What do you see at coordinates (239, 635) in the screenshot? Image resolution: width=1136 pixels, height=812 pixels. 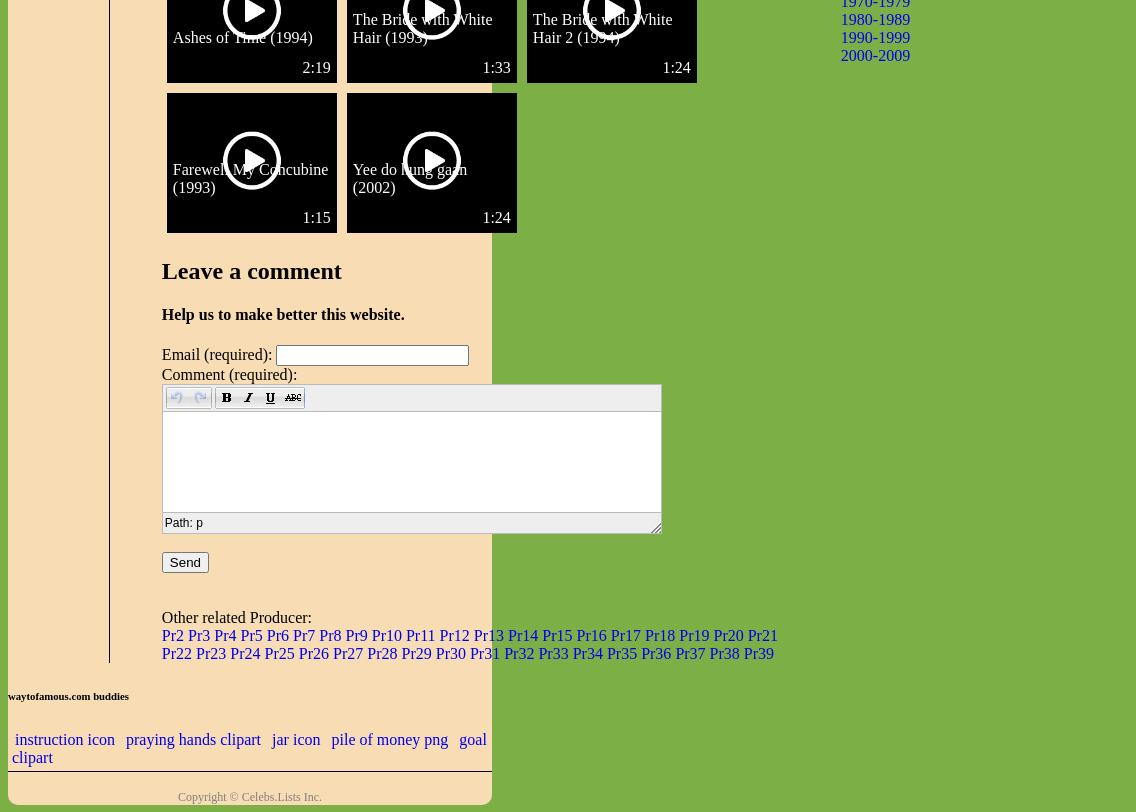 I see `'Pr5'` at bounding box center [239, 635].